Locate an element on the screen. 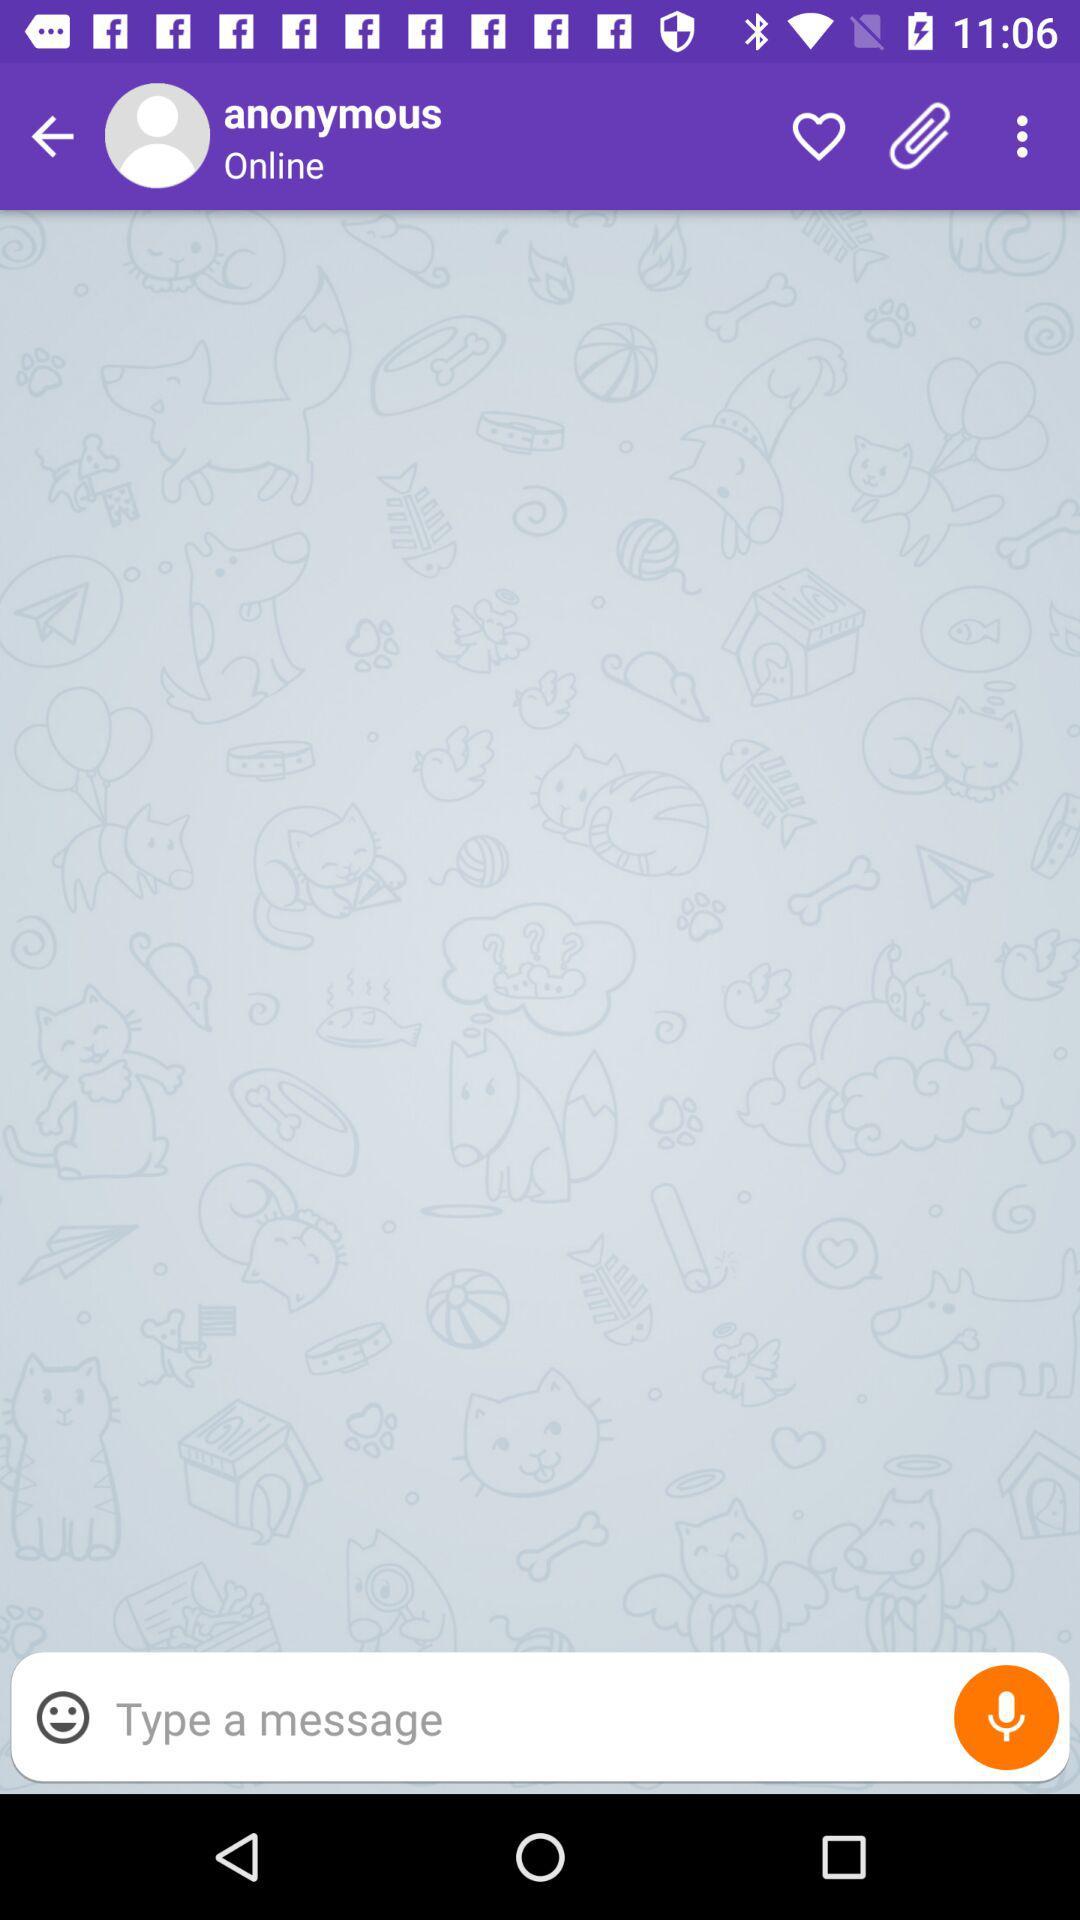 The width and height of the screenshot is (1080, 1920). go back is located at coordinates (51, 135).